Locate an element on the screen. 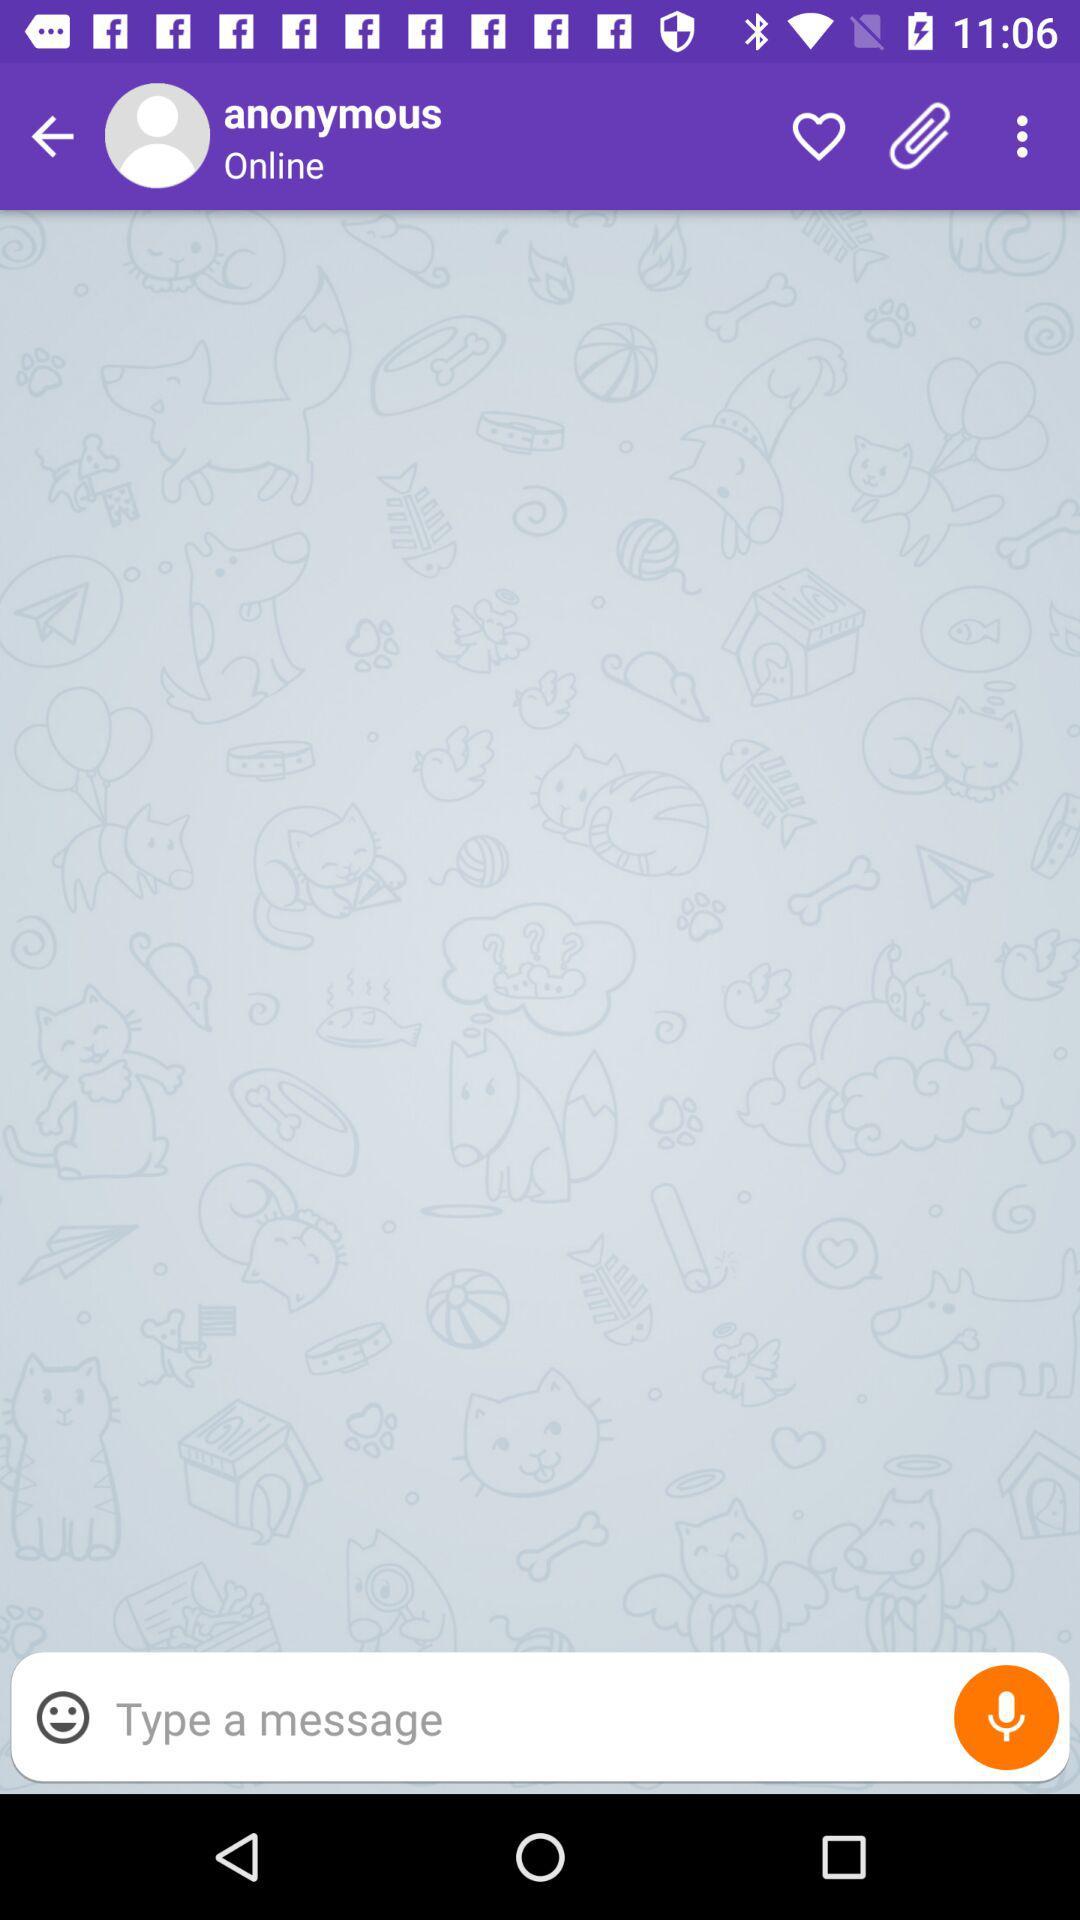 The width and height of the screenshot is (1080, 1920). go back is located at coordinates (51, 135).